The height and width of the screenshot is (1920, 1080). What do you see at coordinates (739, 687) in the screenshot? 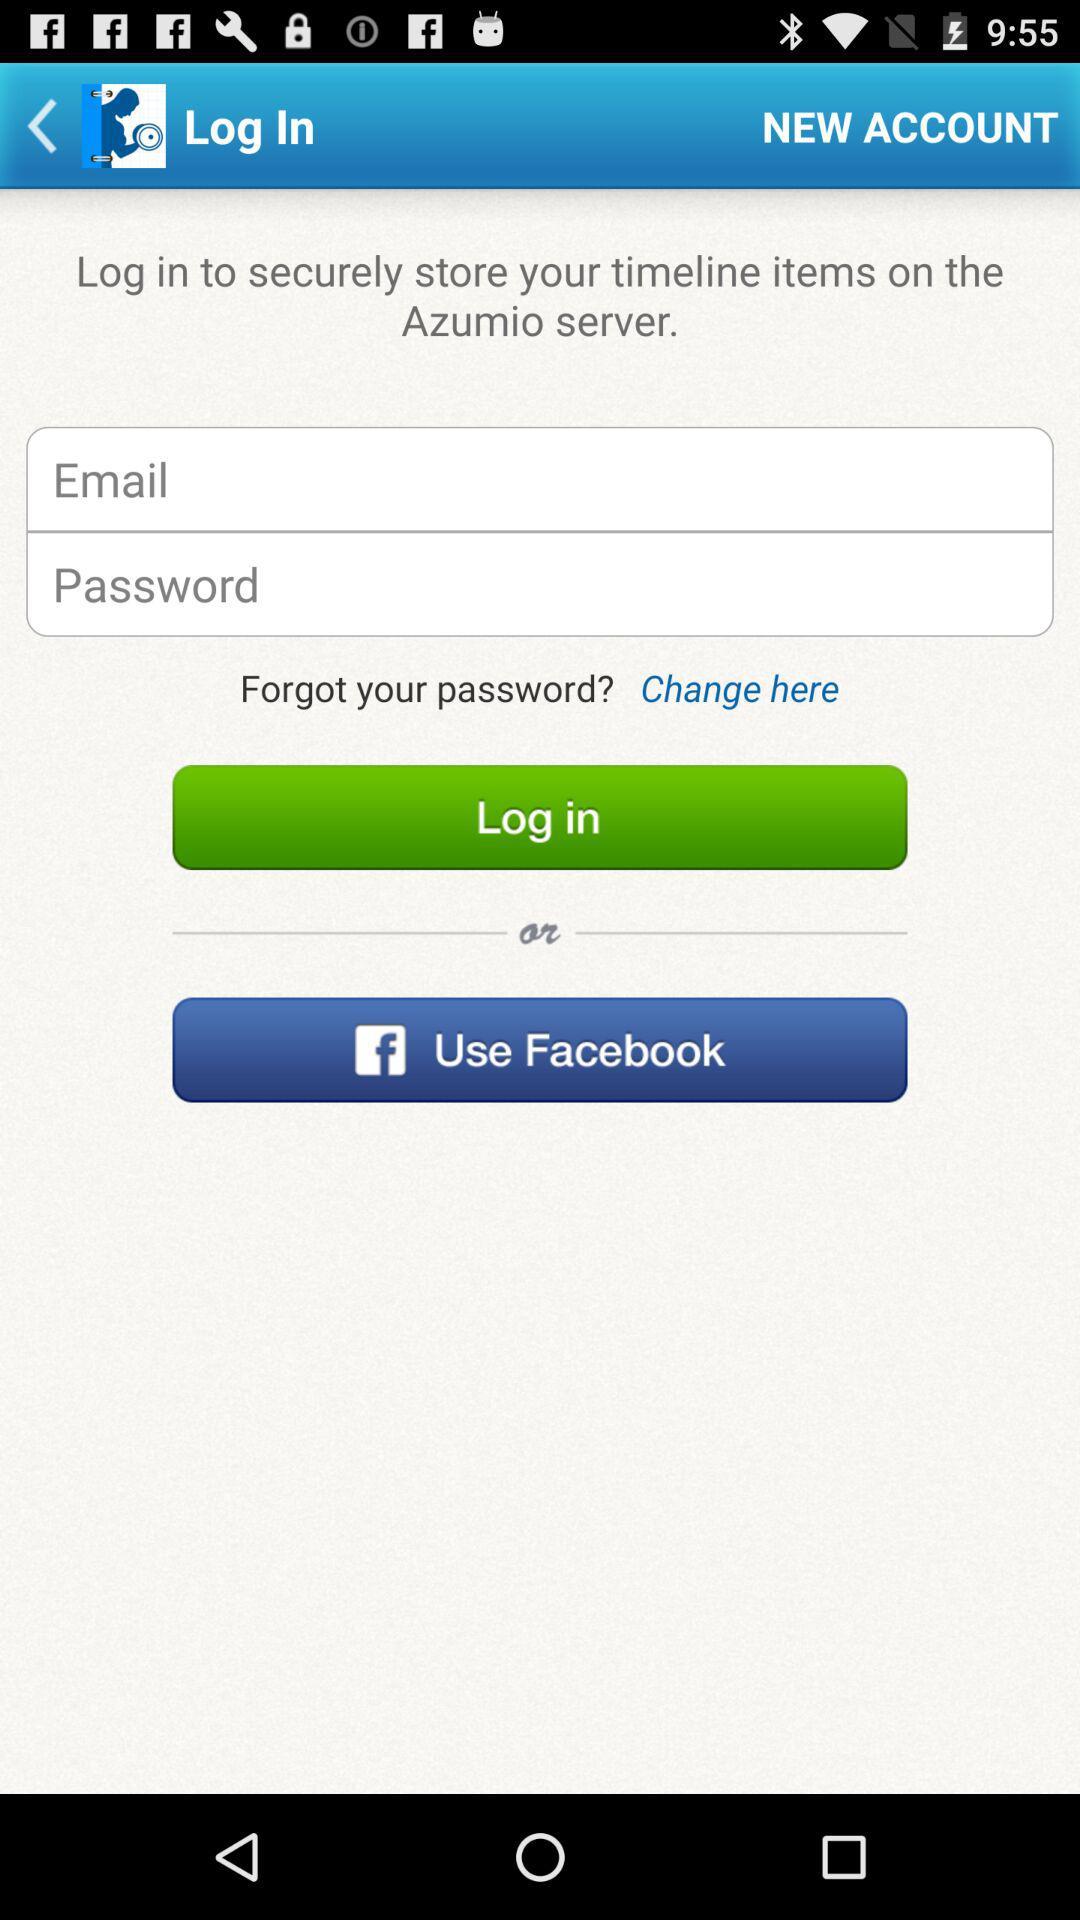
I see `change here on the right` at bounding box center [739, 687].